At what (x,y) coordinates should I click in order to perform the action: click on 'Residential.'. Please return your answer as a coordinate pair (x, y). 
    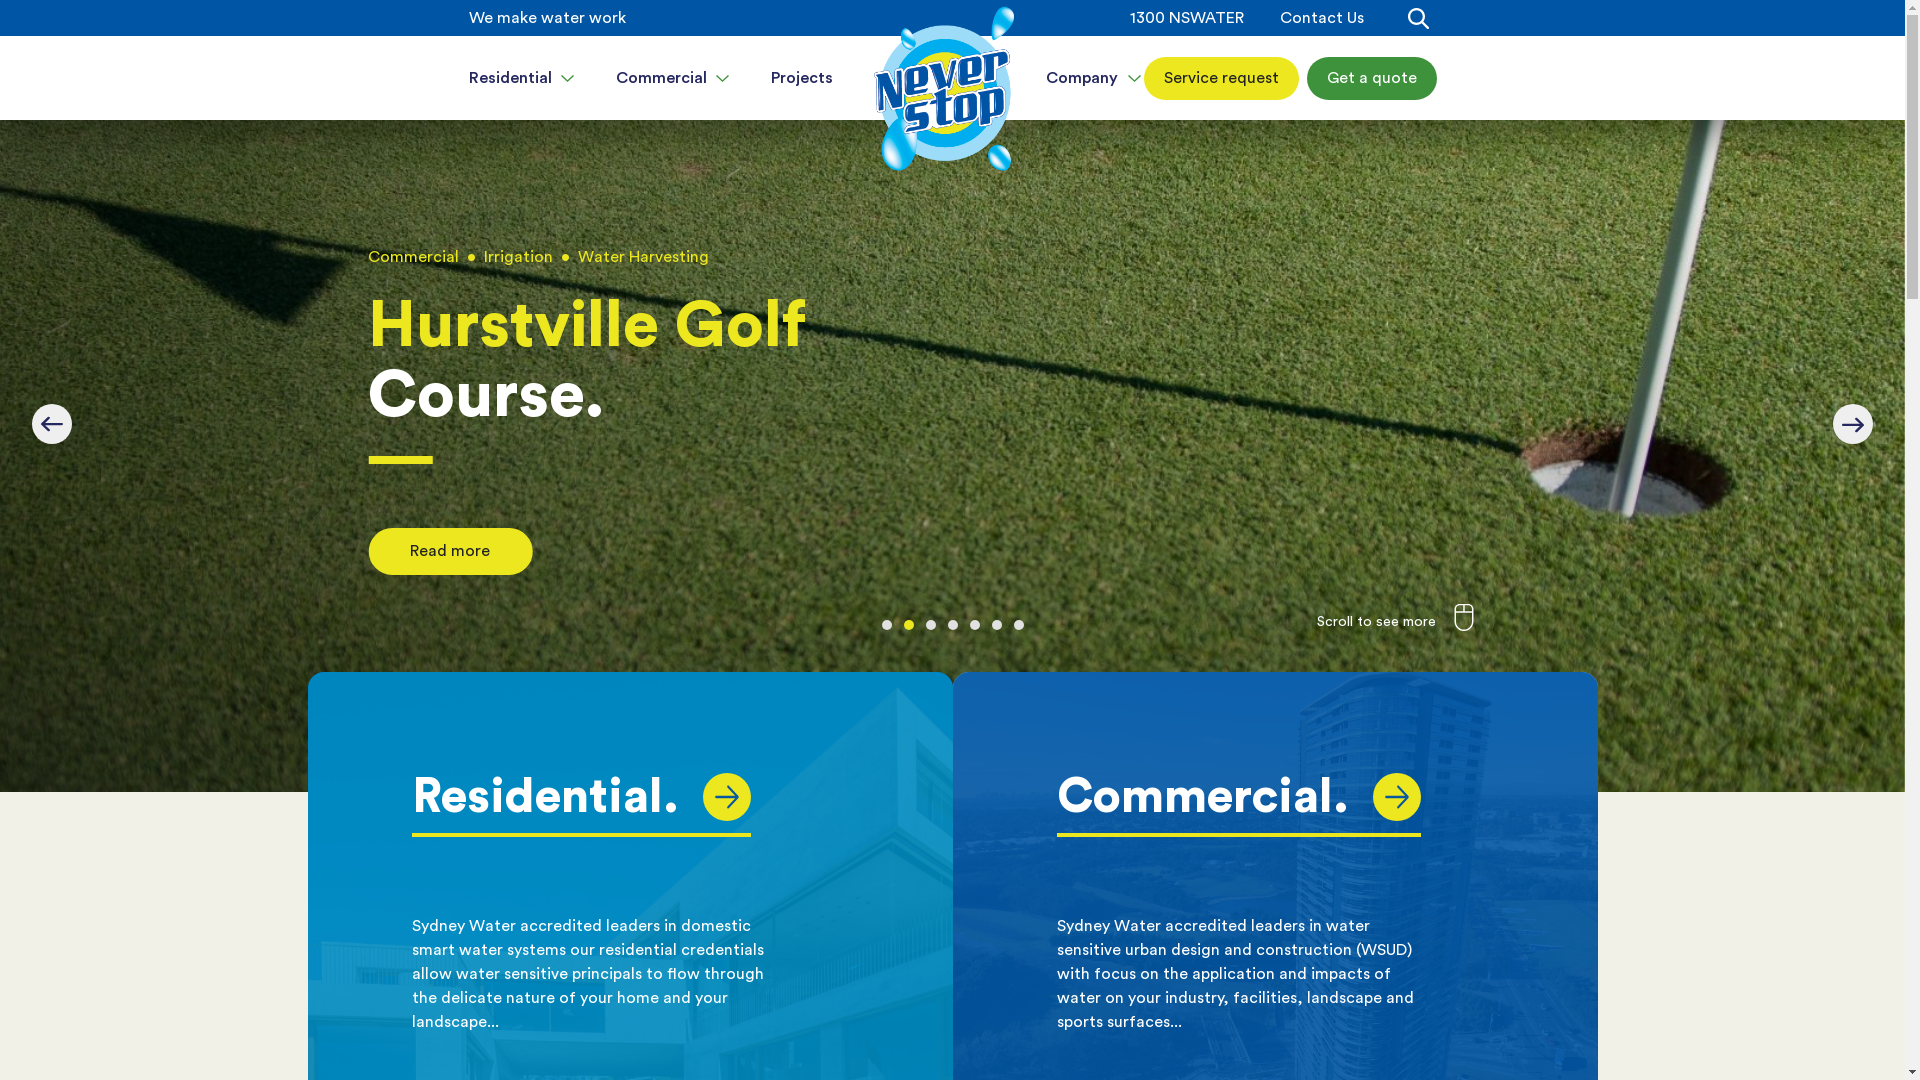
    Looking at the image, I should click on (411, 796).